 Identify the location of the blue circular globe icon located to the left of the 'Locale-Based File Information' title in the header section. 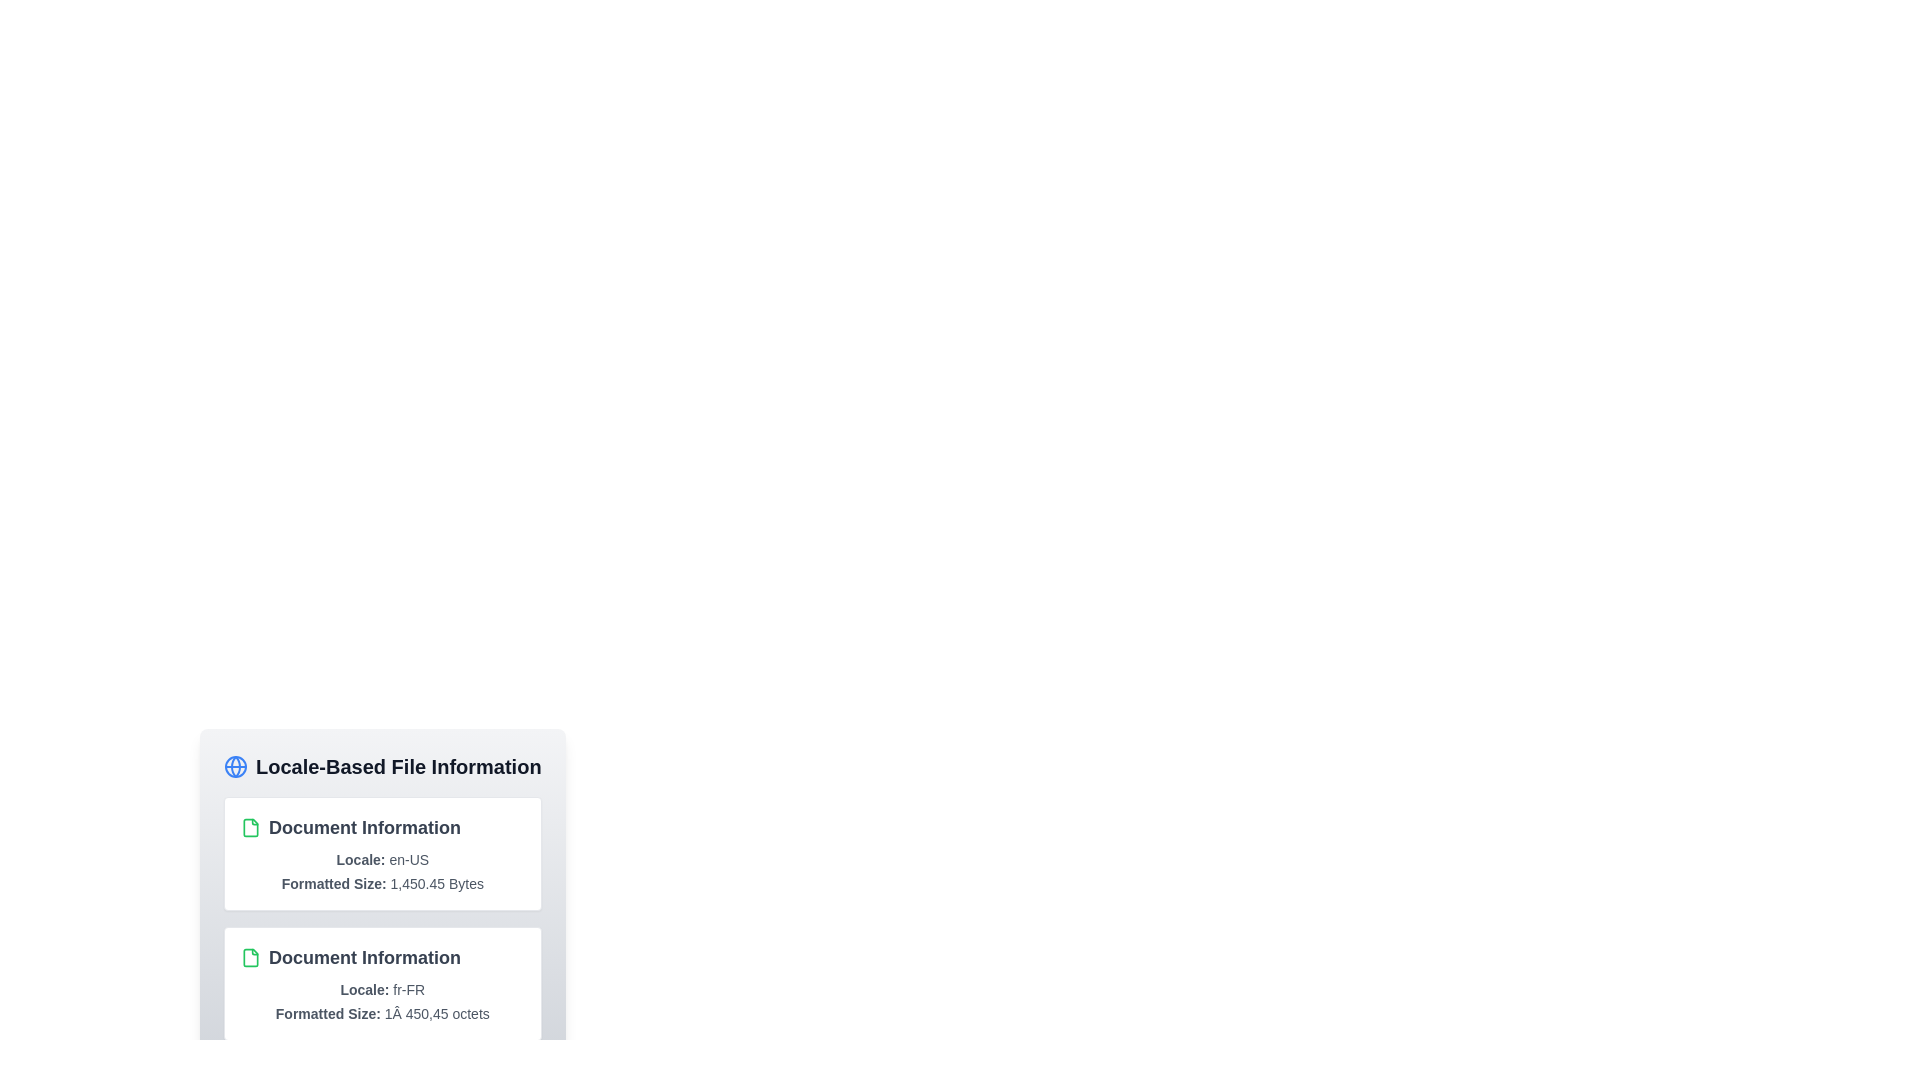
(235, 766).